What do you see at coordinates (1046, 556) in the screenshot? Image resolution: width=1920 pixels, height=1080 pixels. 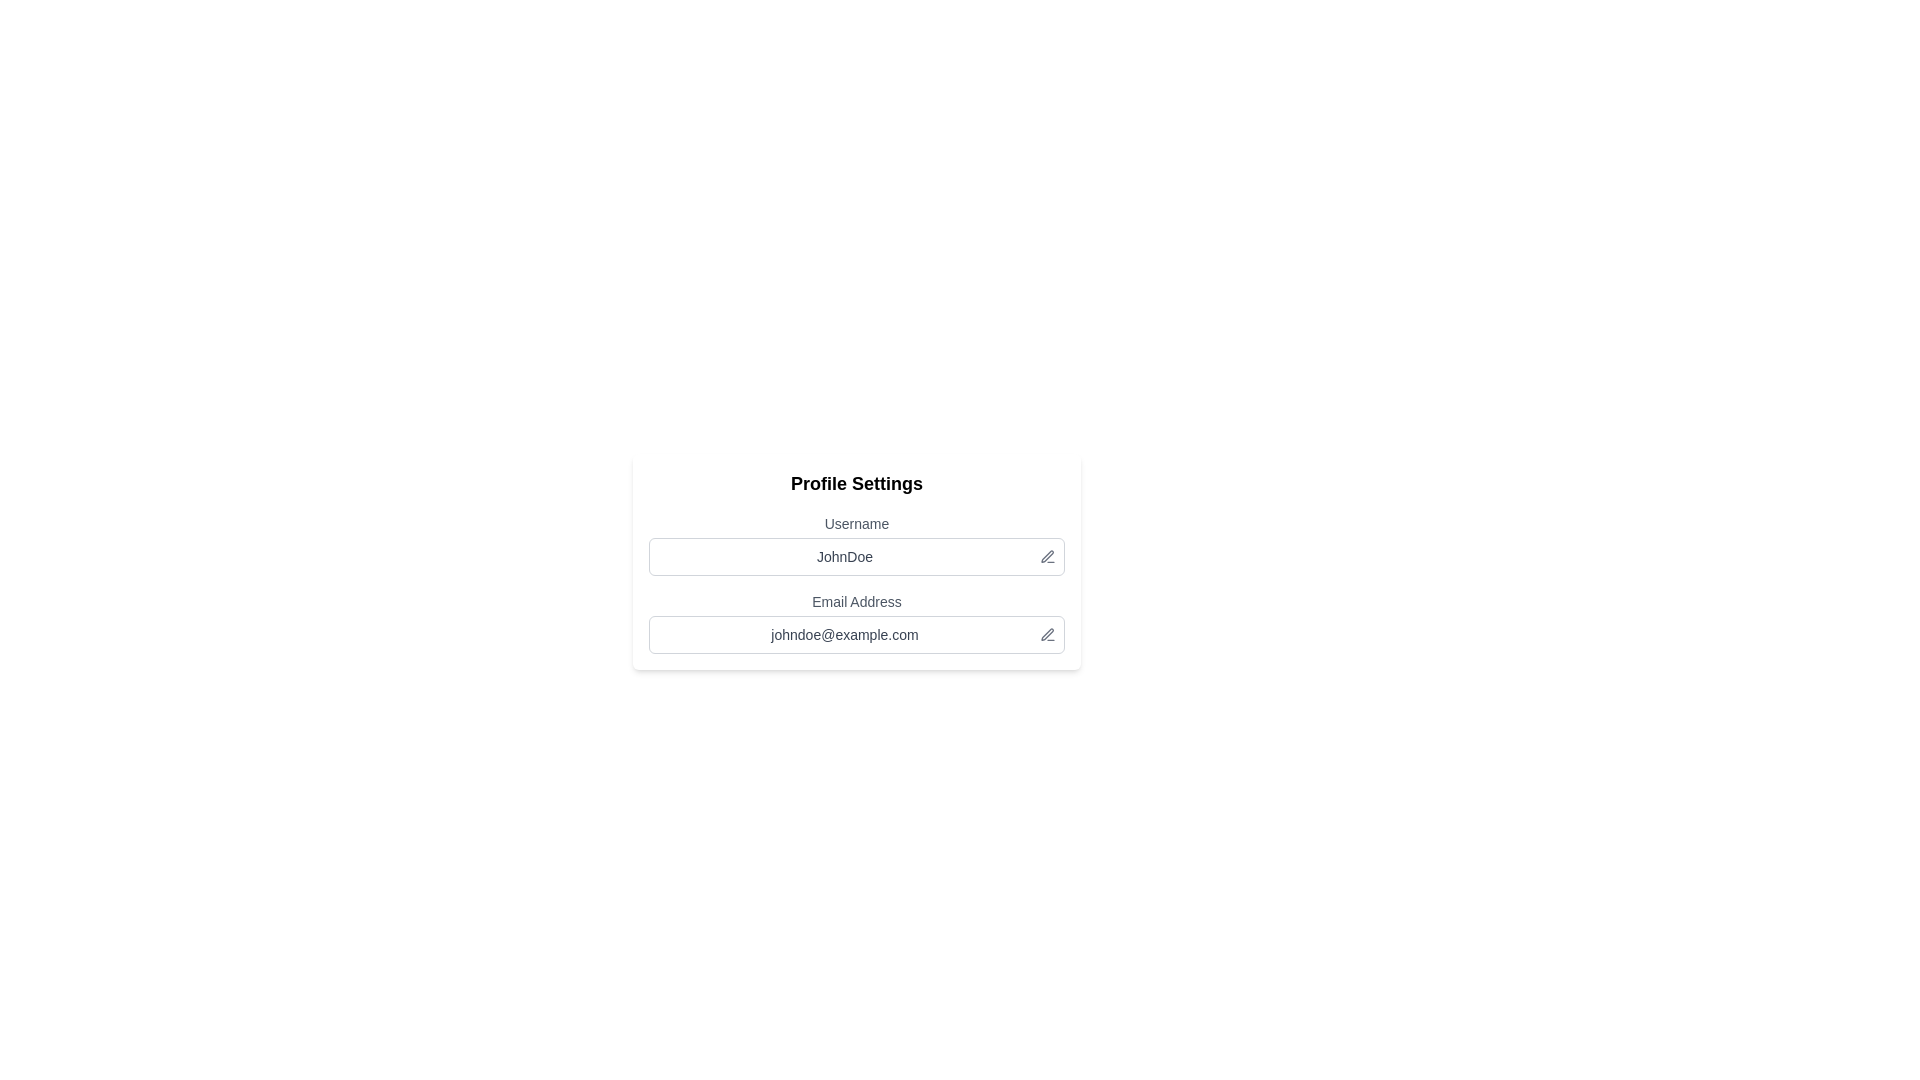 I see `the pen icon located to the right of the 'JohnDoe' text in the 'Username' row under the 'Profile Settings' header` at bounding box center [1046, 556].